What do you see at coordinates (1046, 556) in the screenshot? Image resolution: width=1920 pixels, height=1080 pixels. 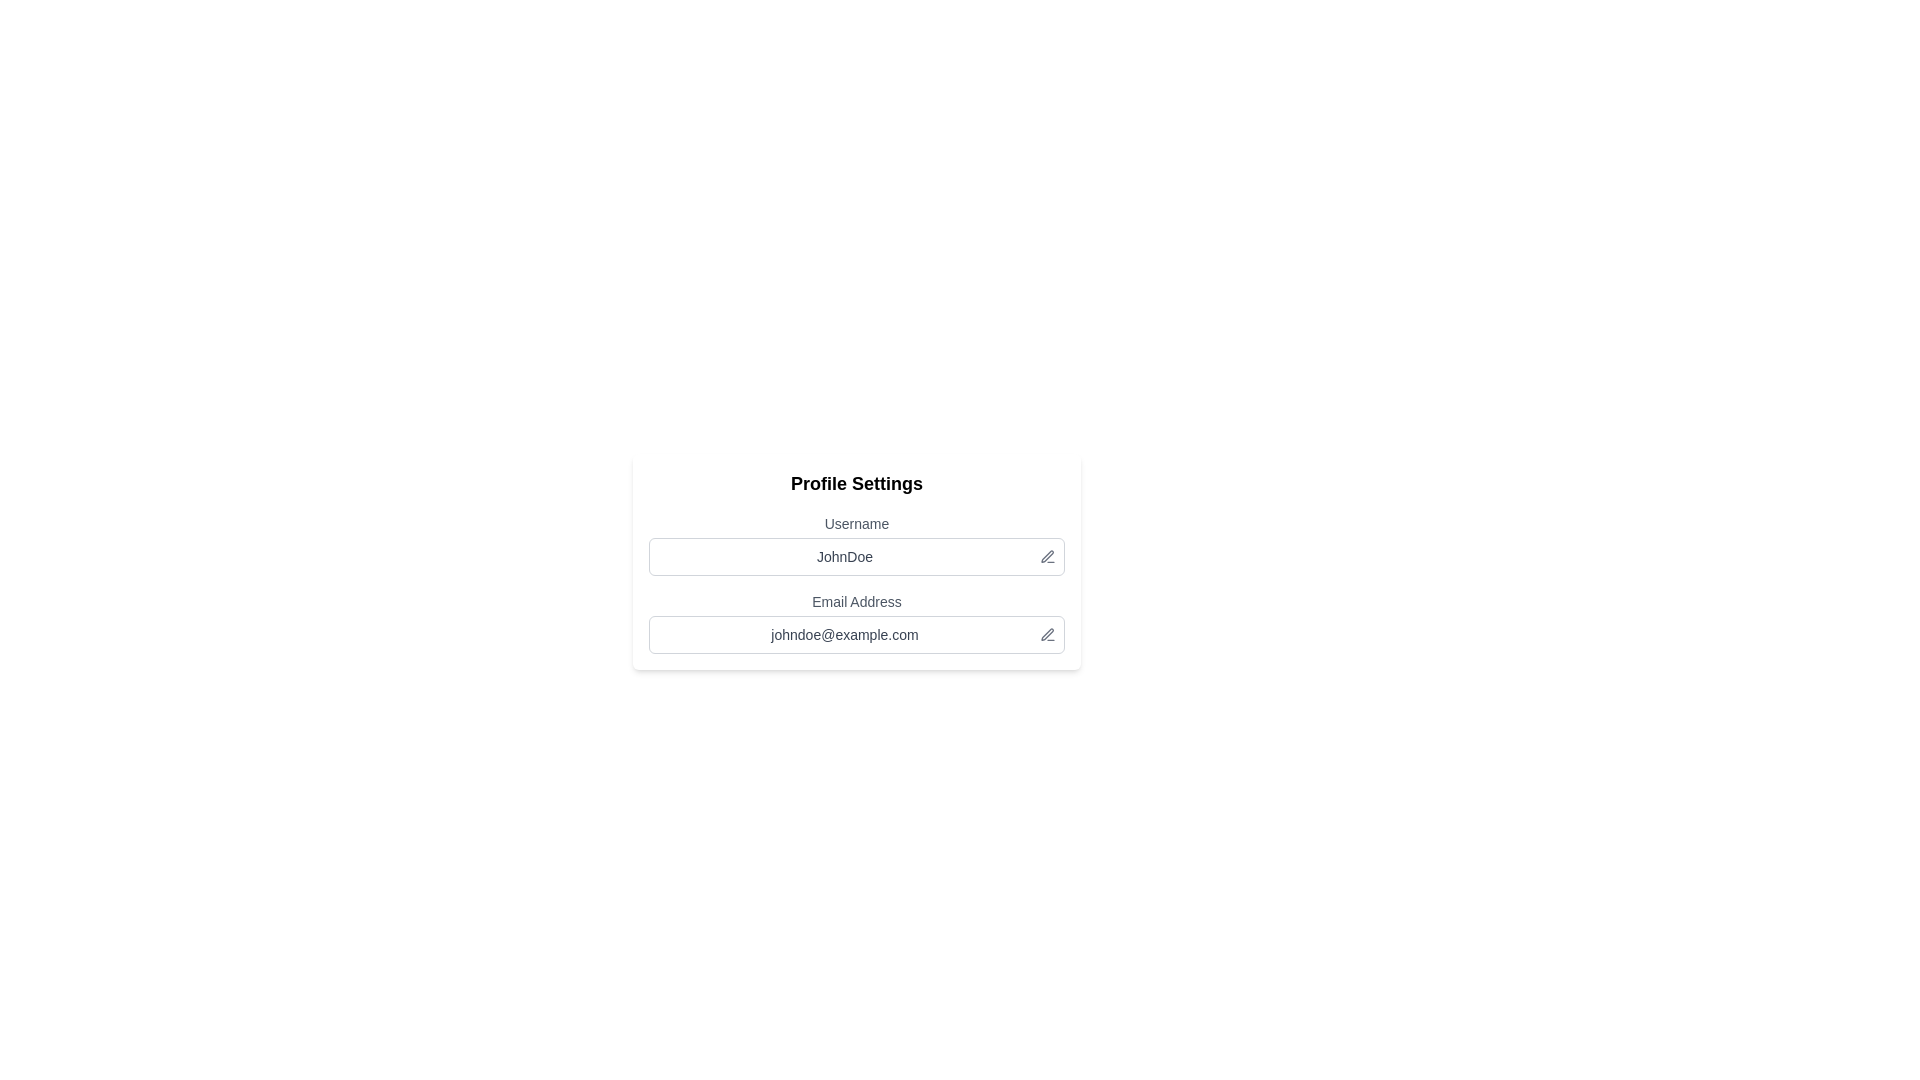 I see `the pen icon located to the right of the 'JohnDoe' text in the 'Username' row under the 'Profile Settings' header` at bounding box center [1046, 556].